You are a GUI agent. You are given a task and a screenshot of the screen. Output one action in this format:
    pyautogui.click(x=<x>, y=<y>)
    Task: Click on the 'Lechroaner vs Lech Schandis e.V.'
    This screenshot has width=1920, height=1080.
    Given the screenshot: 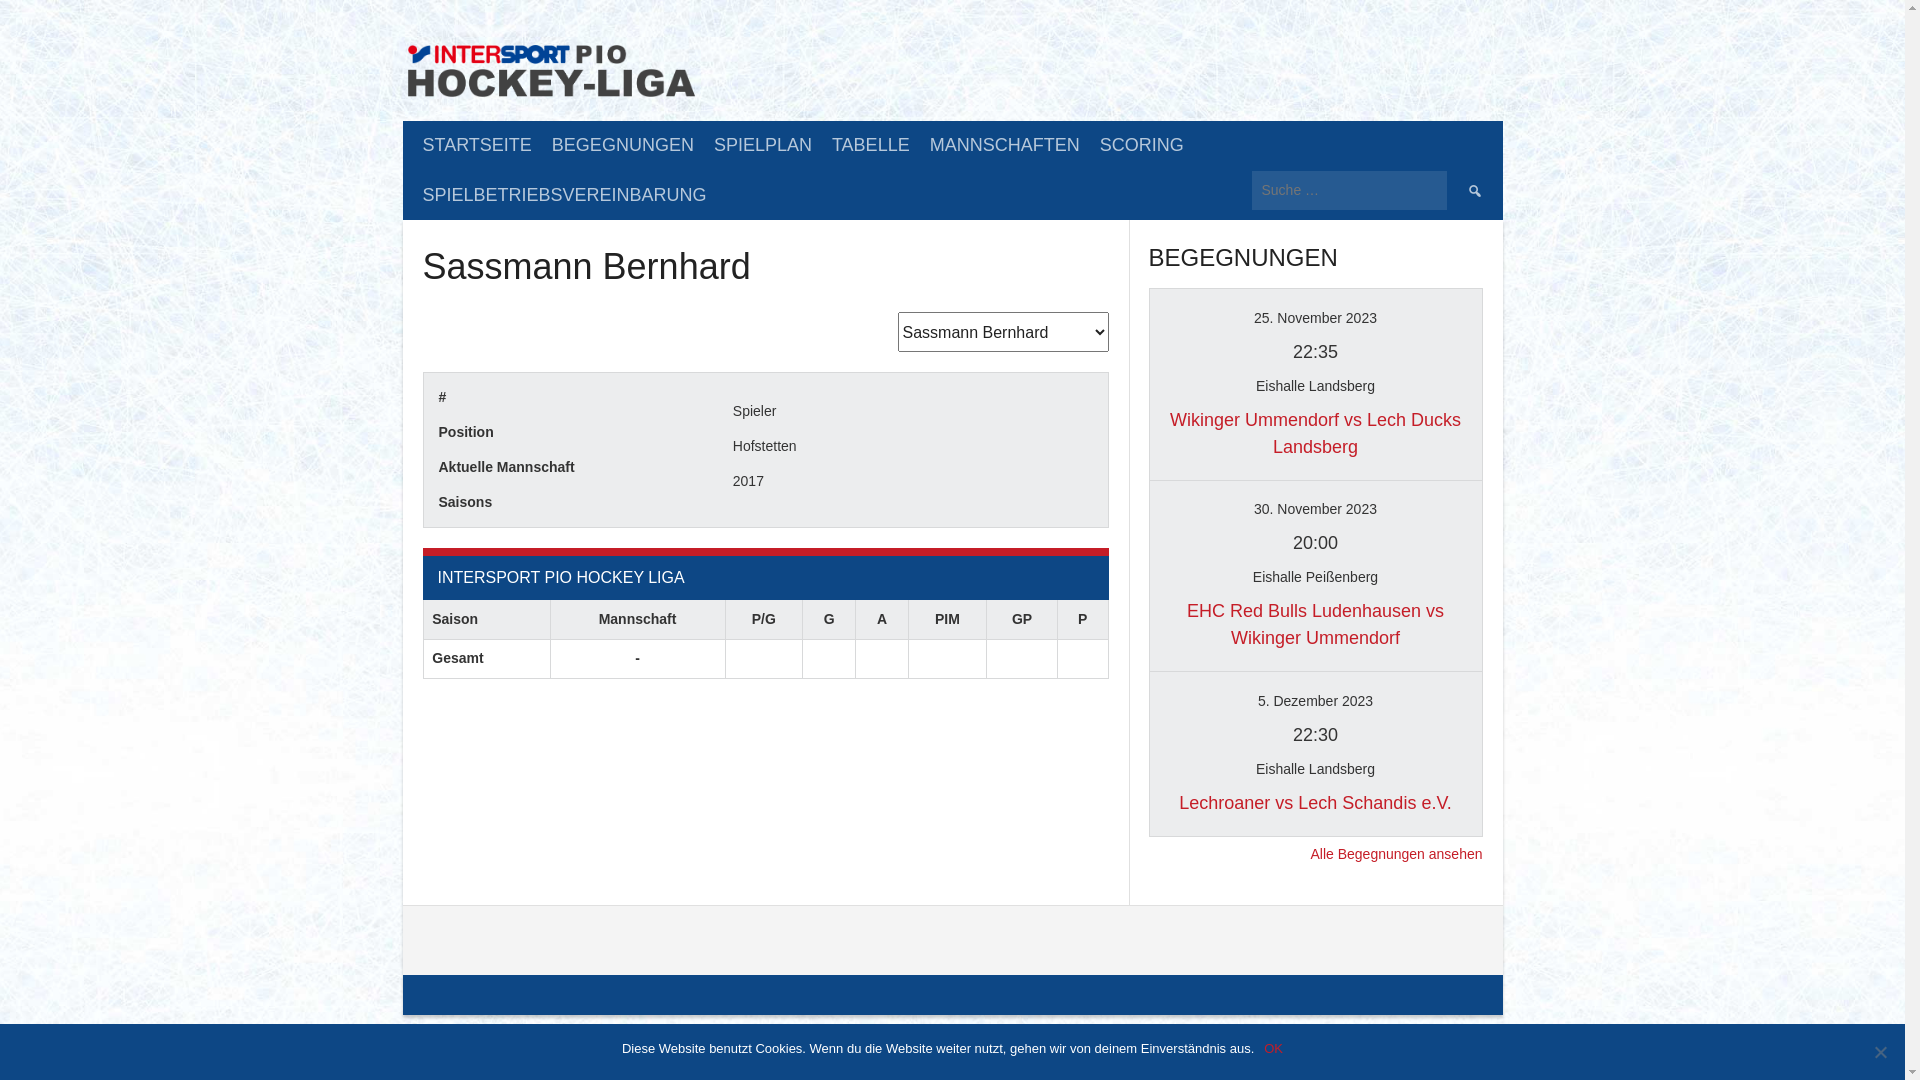 What is the action you would take?
    pyautogui.click(x=1315, y=801)
    